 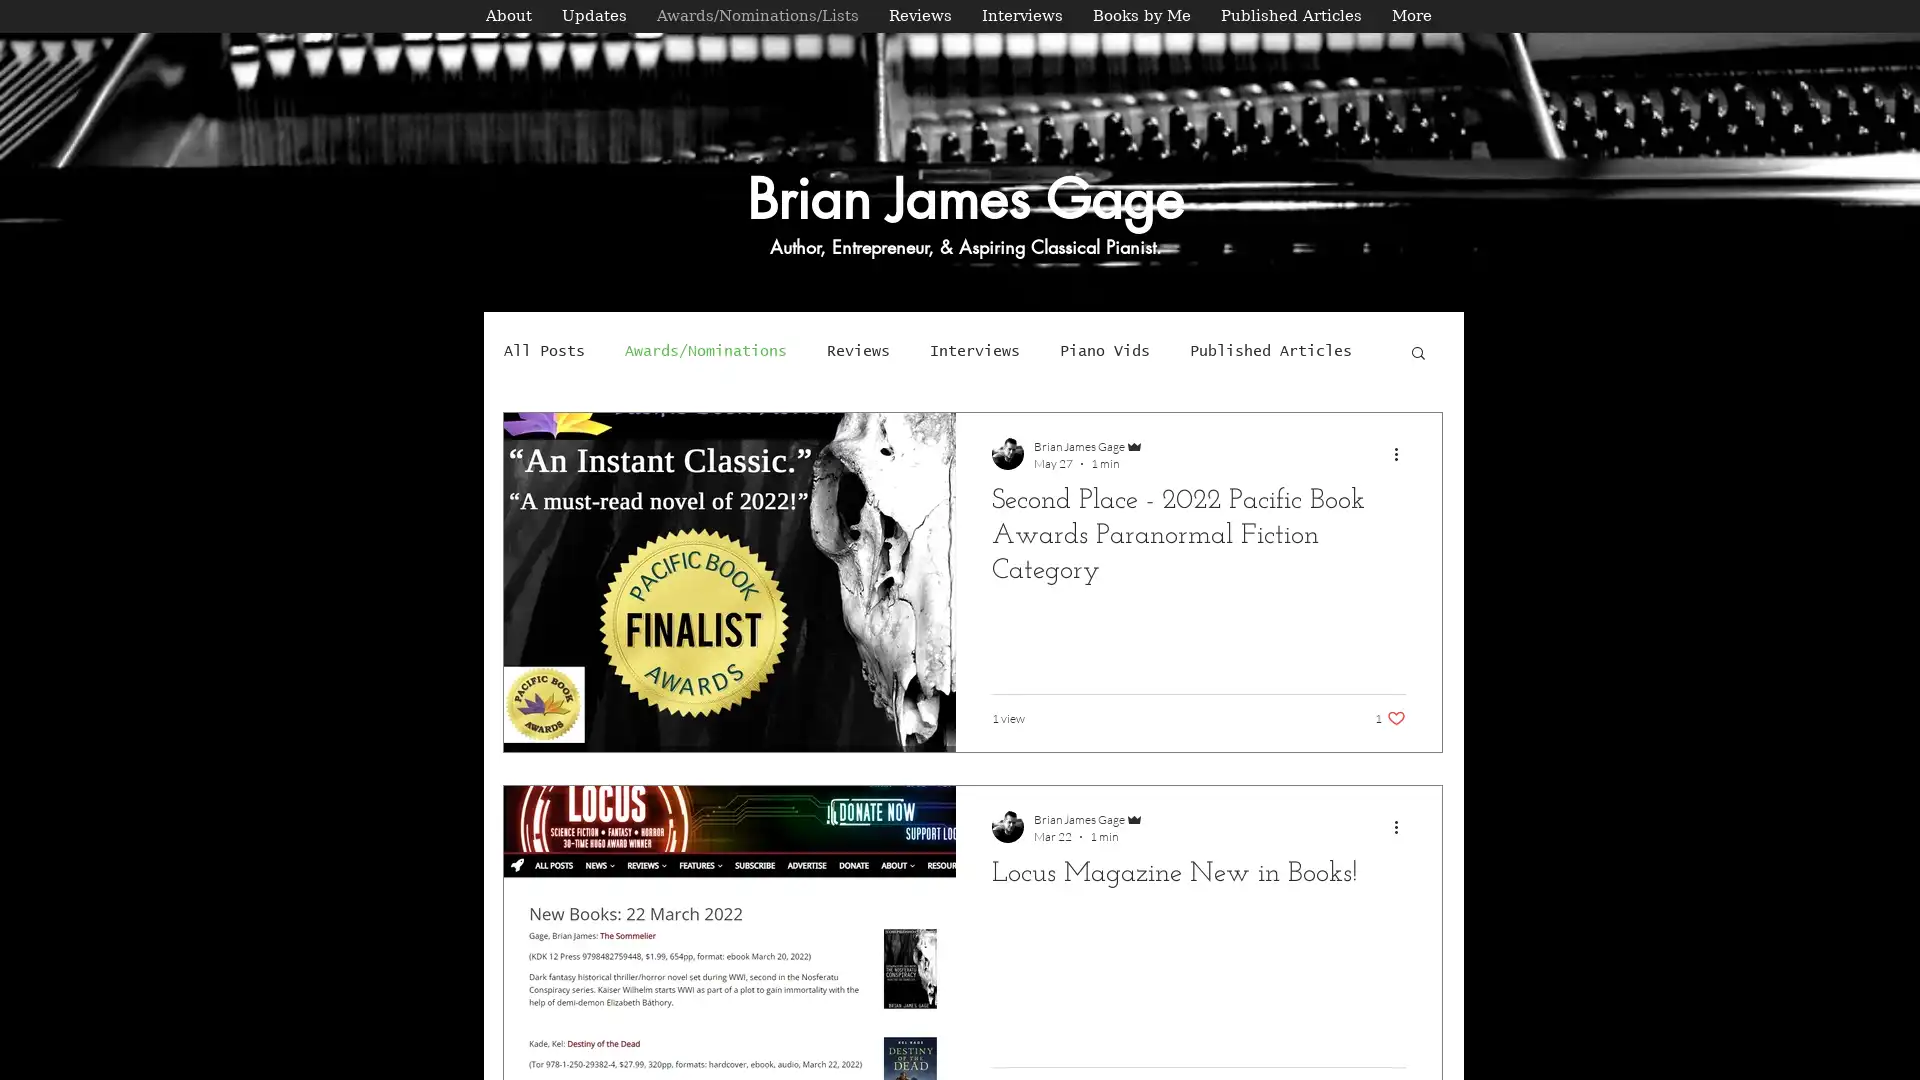 I want to click on Search, so click(x=1417, y=353).